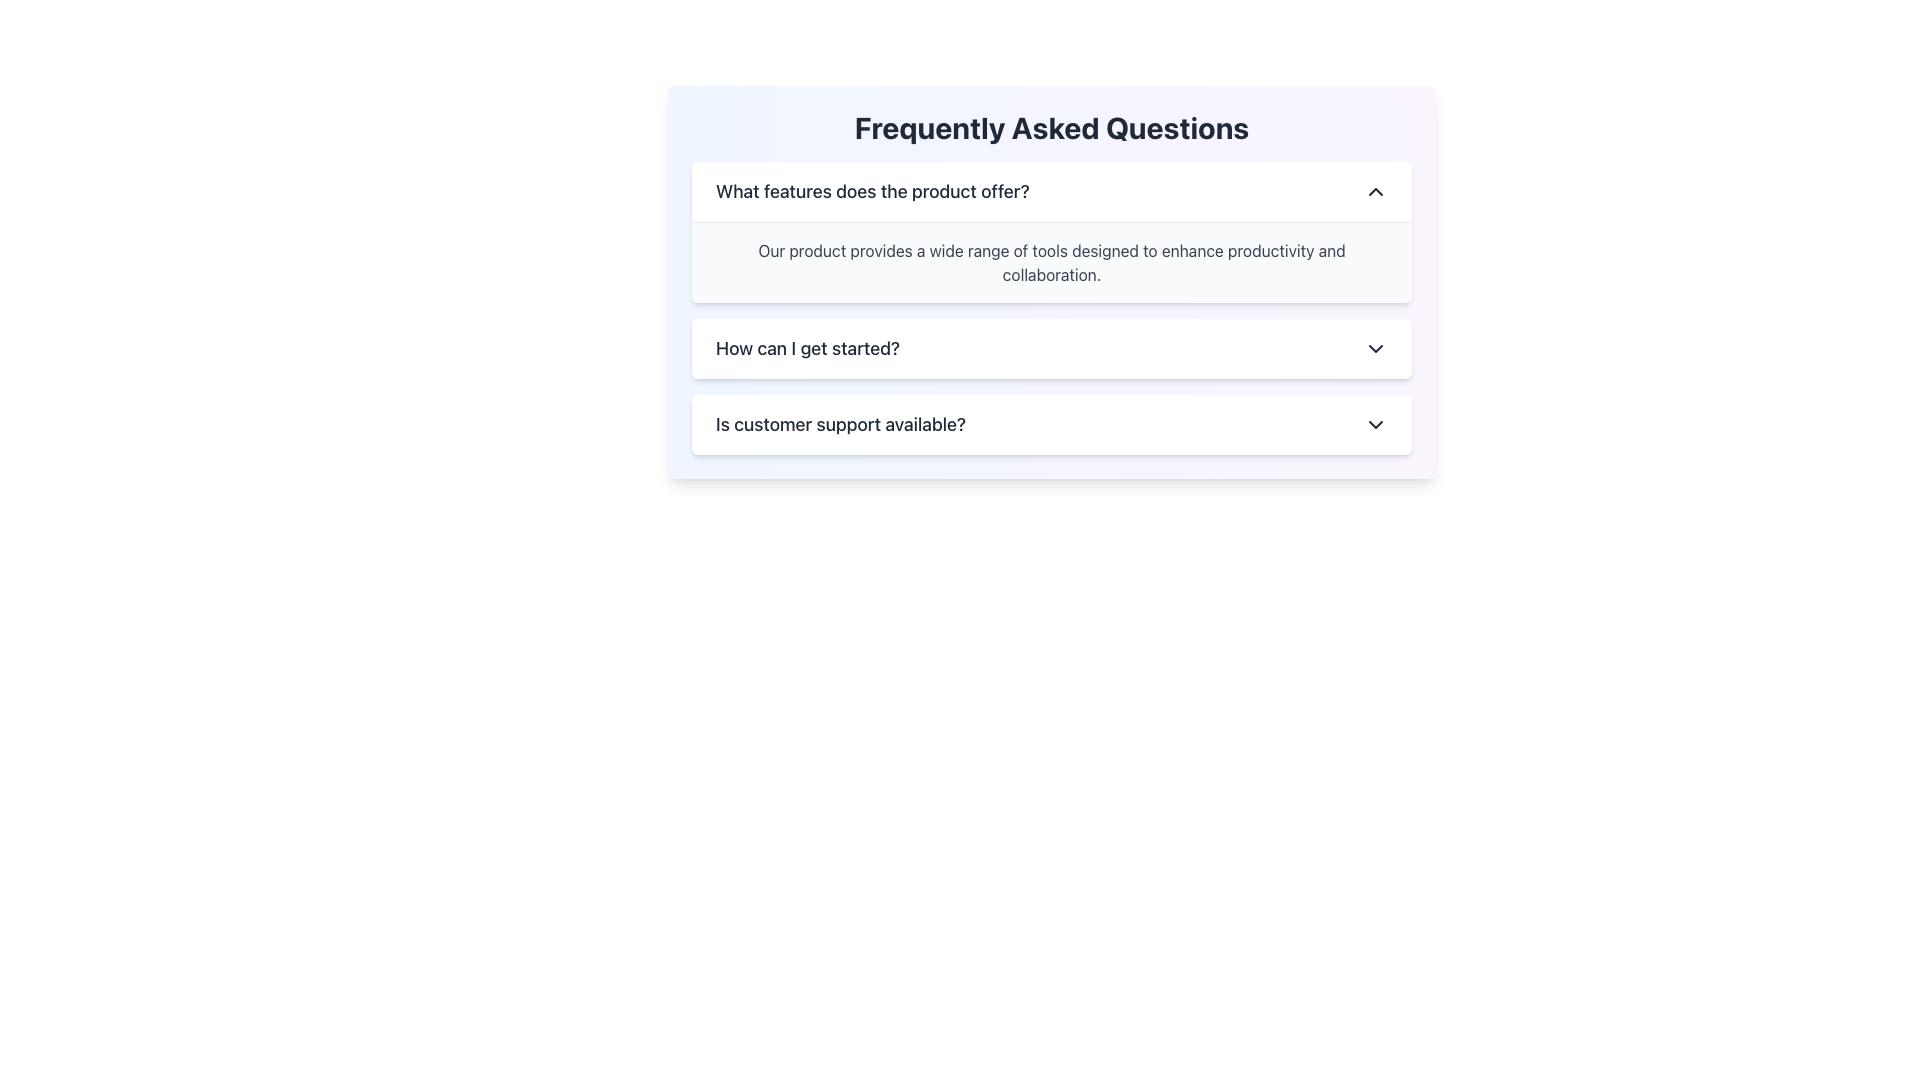 The height and width of the screenshot is (1080, 1920). Describe the element at coordinates (1050, 261) in the screenshot. I see `the static text block that reads 'Our product provides a wide range of tools designed to enhance productivity and collaboration.' located below the question 'What features does the product offer?' in the frequently asked questions interface` at that location.